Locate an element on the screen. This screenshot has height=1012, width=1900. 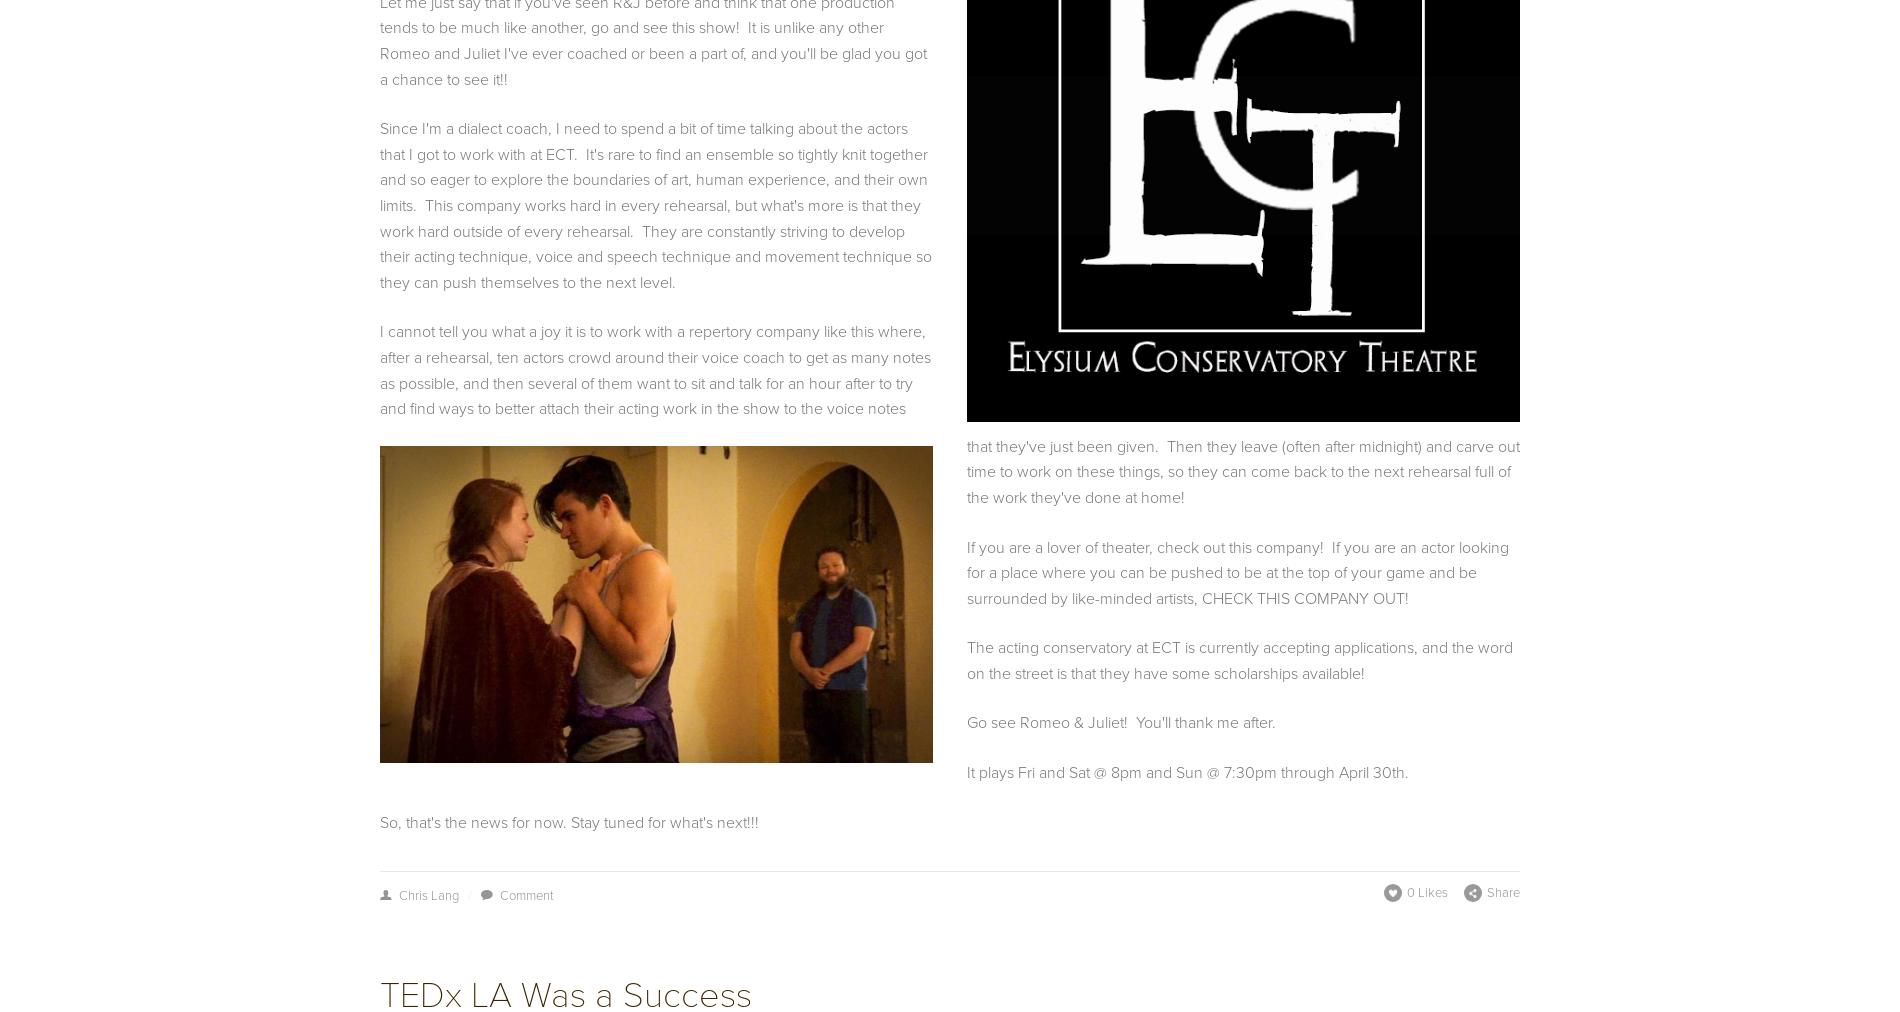
'The acting conservatory at ECT is currently accepting applications, and the word on the street is that they have some scholarships available!' is located at coordinates (1238, 660).